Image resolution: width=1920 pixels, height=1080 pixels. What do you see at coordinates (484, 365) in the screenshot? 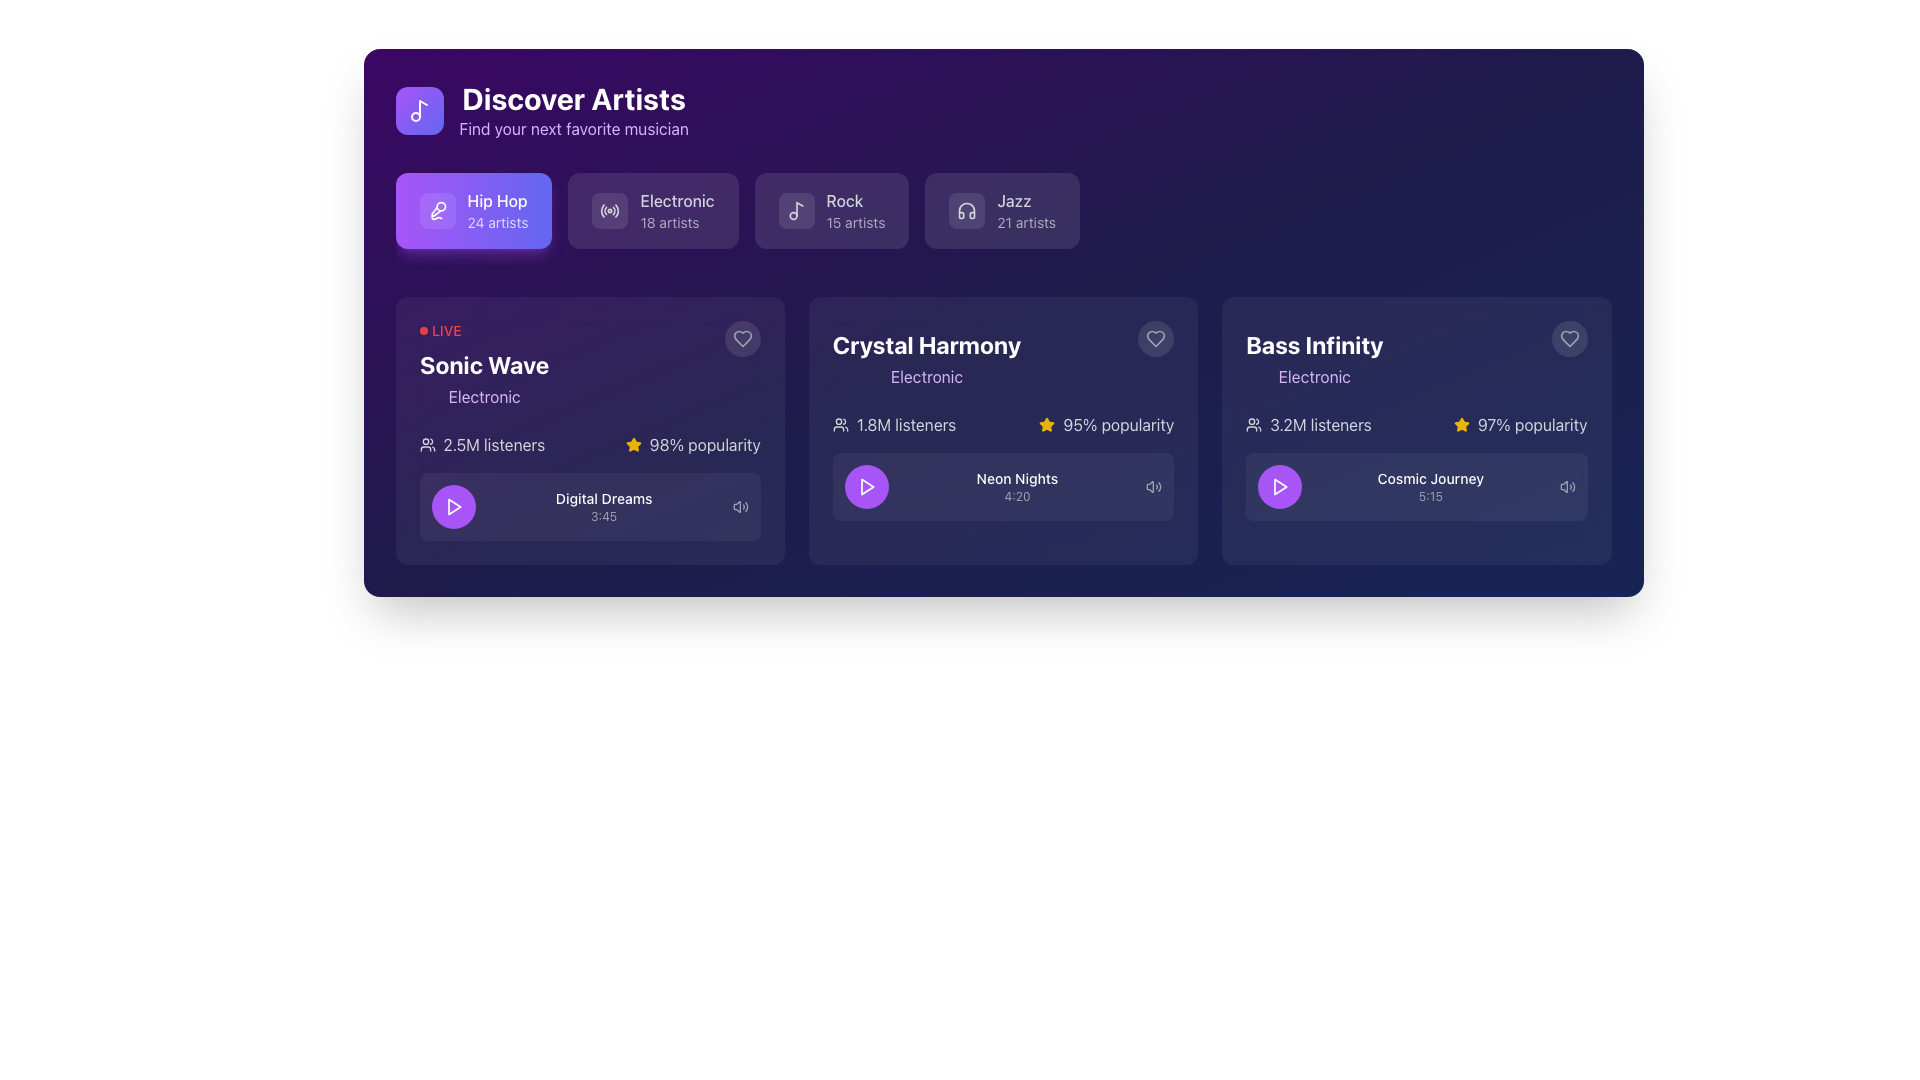
I see `text content of the main heading or descriptor for the item 'Sonic Wave' in the interactive card located in the top-left corner of the row` at bounding box center [484, 365].